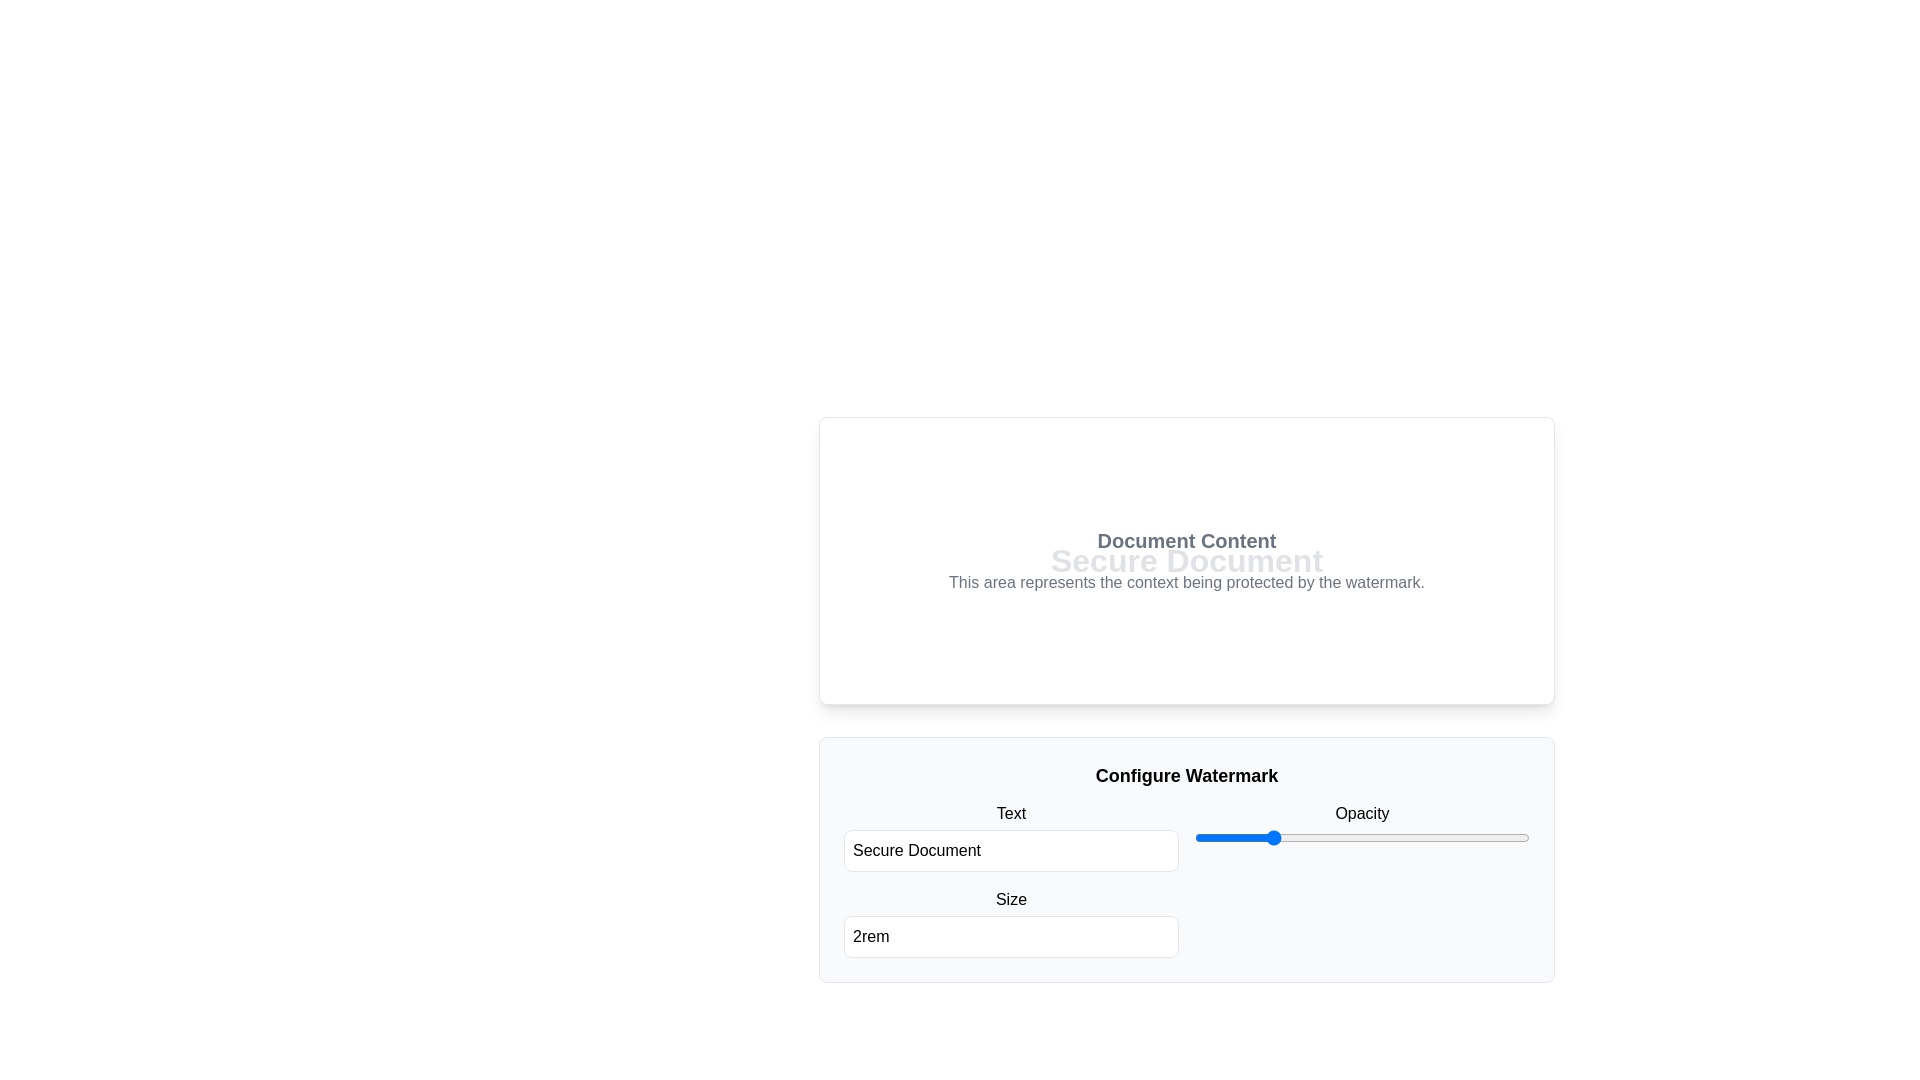  Describe the element at coordinates (1186, 560) in the screenshot. I see `the static informational card that presents a visual representation of a secured document, located at the top section of the interface` at that location.